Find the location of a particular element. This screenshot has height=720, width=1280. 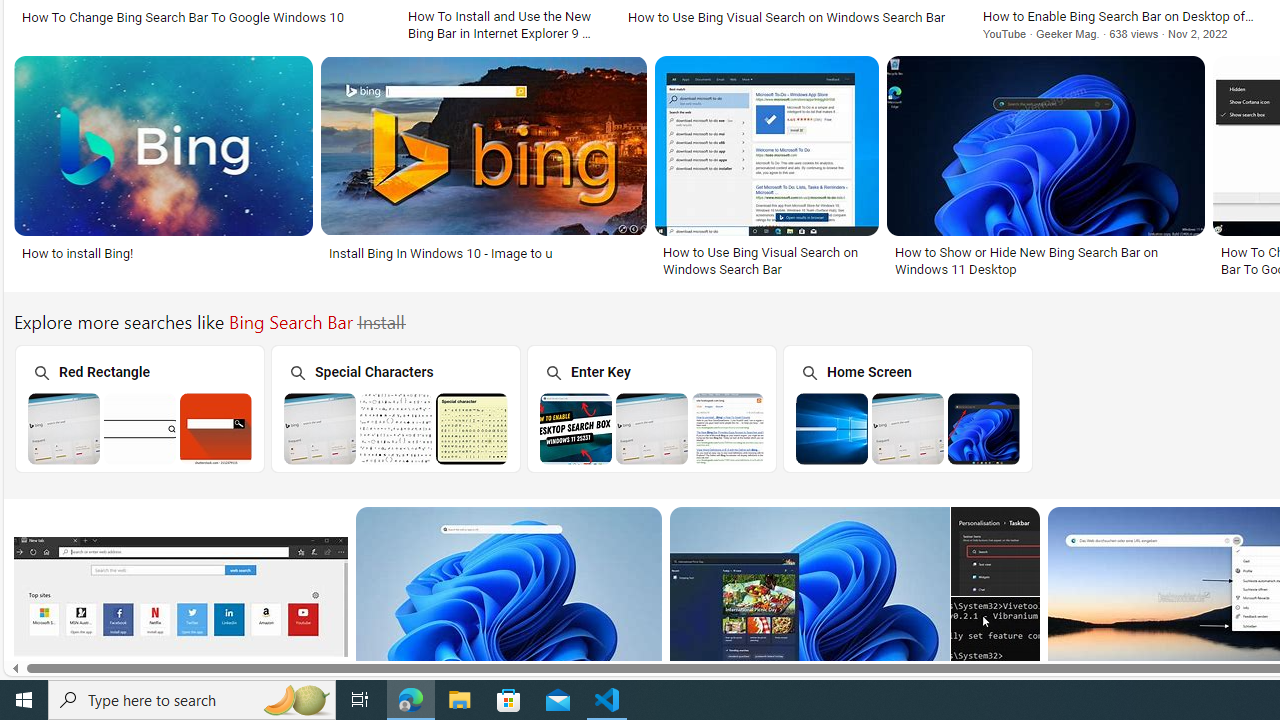

'Install Bing In Windows 10 - Image to uSave' is located at coordinates (488, 168).